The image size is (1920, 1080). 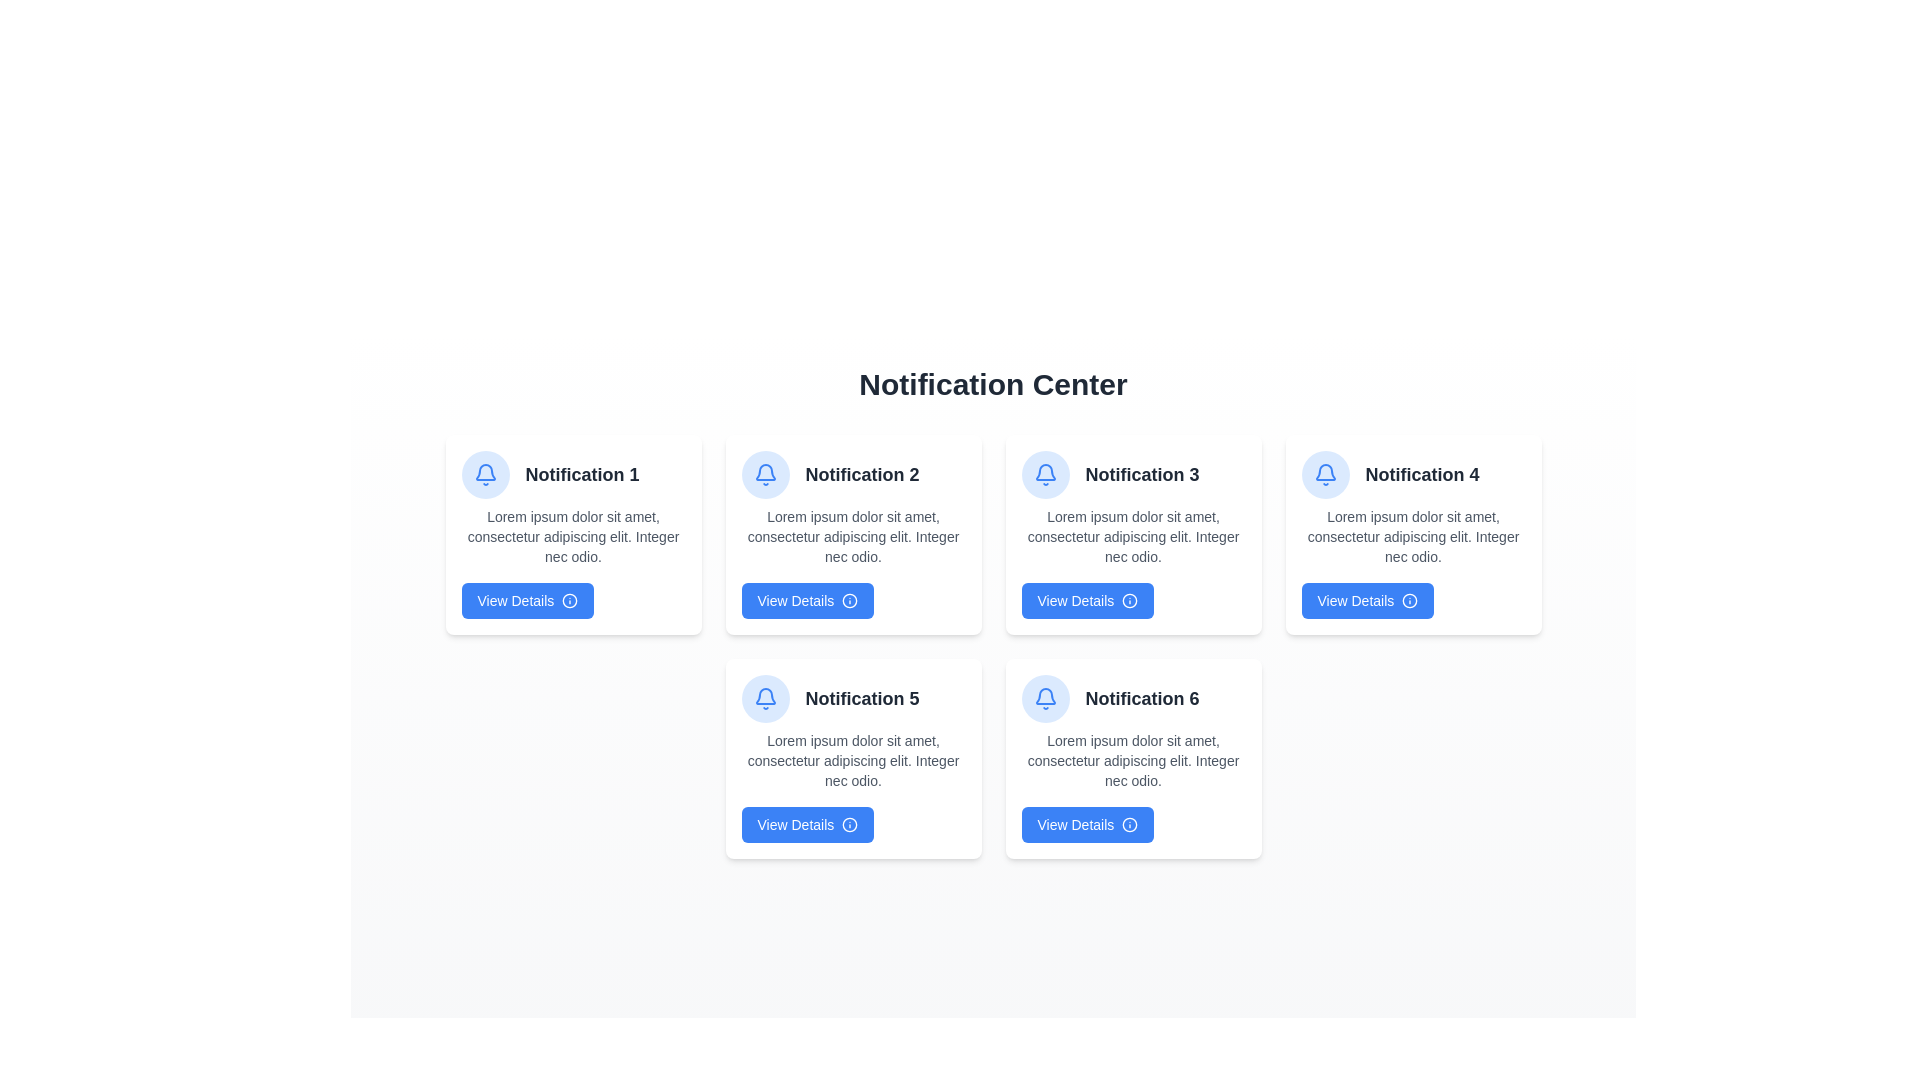 I want to click on the 'View Details' button, which is styled with rounded corners and includes an information circle icon, to observe any hover effect, so click(x=527, y=600).